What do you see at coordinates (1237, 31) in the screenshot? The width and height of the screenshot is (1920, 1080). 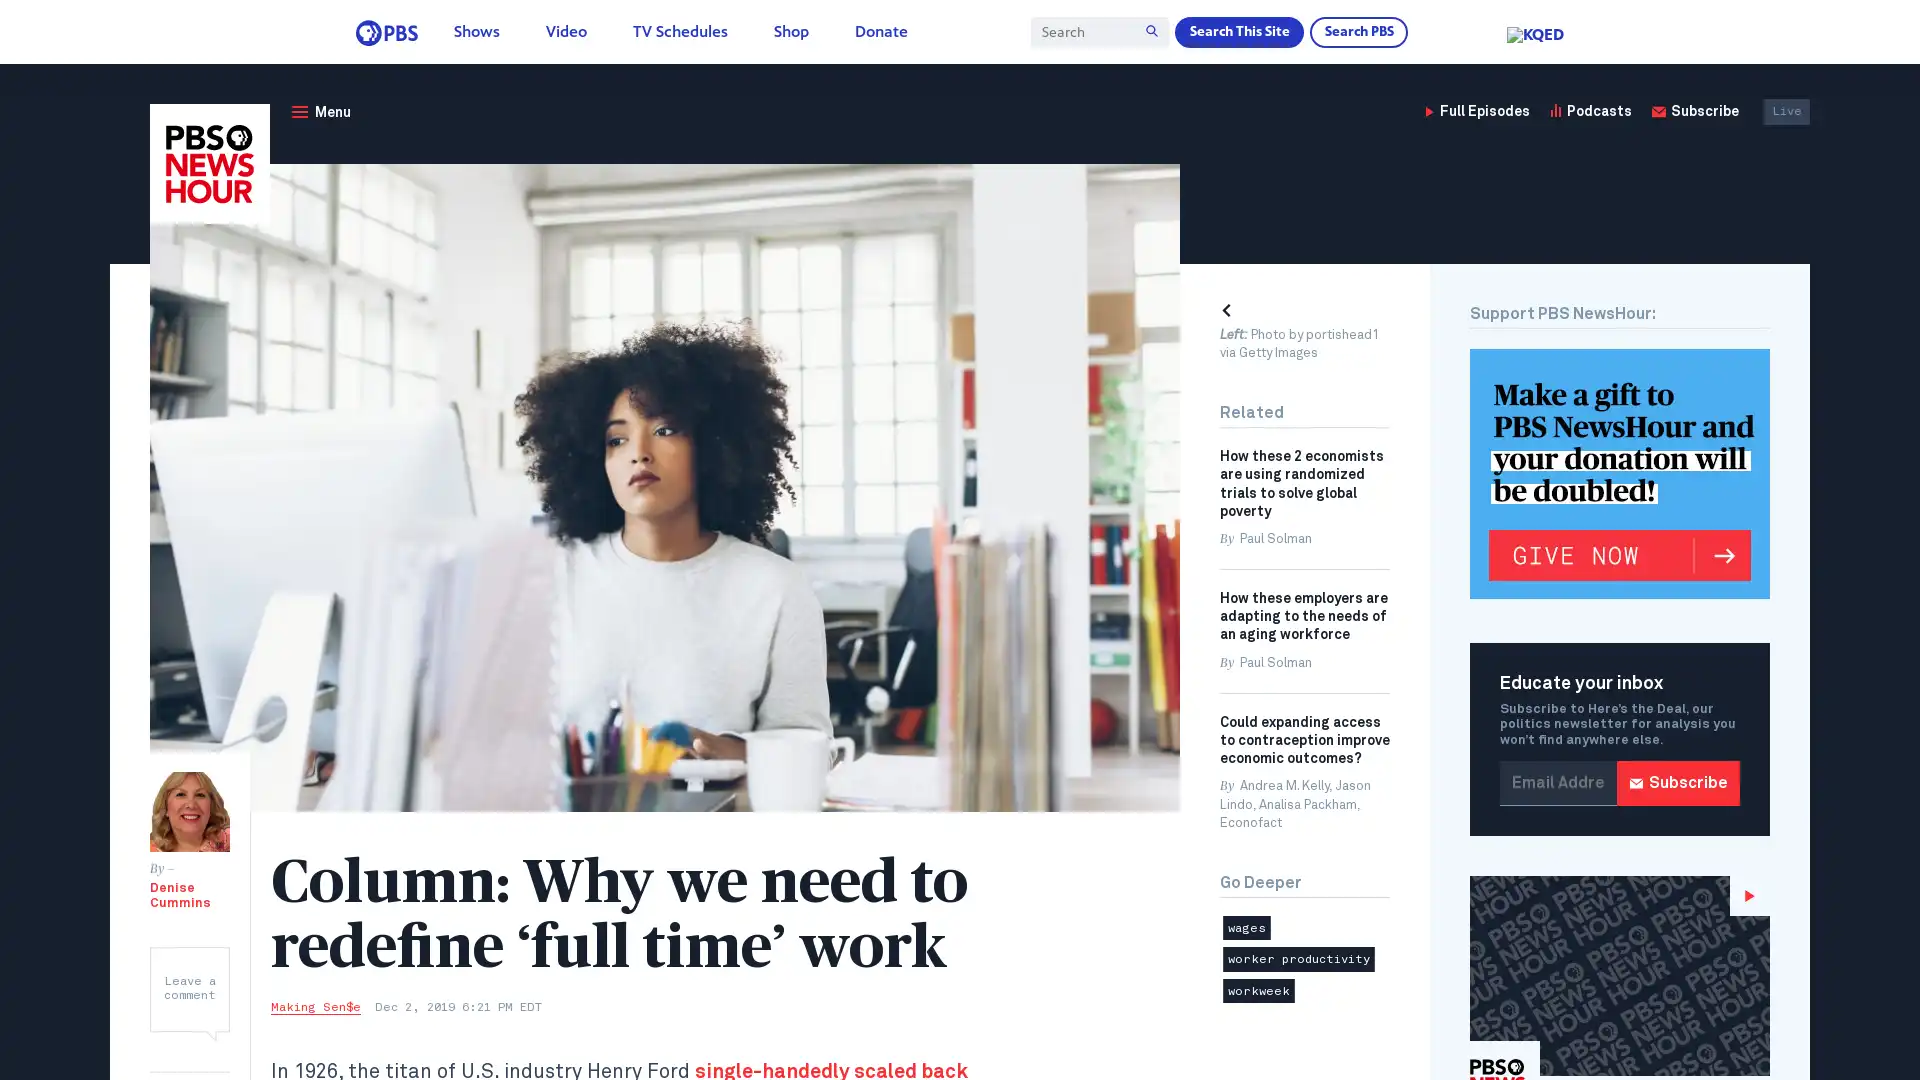 I see `Search This Site` at bounding box center [1237, 31].